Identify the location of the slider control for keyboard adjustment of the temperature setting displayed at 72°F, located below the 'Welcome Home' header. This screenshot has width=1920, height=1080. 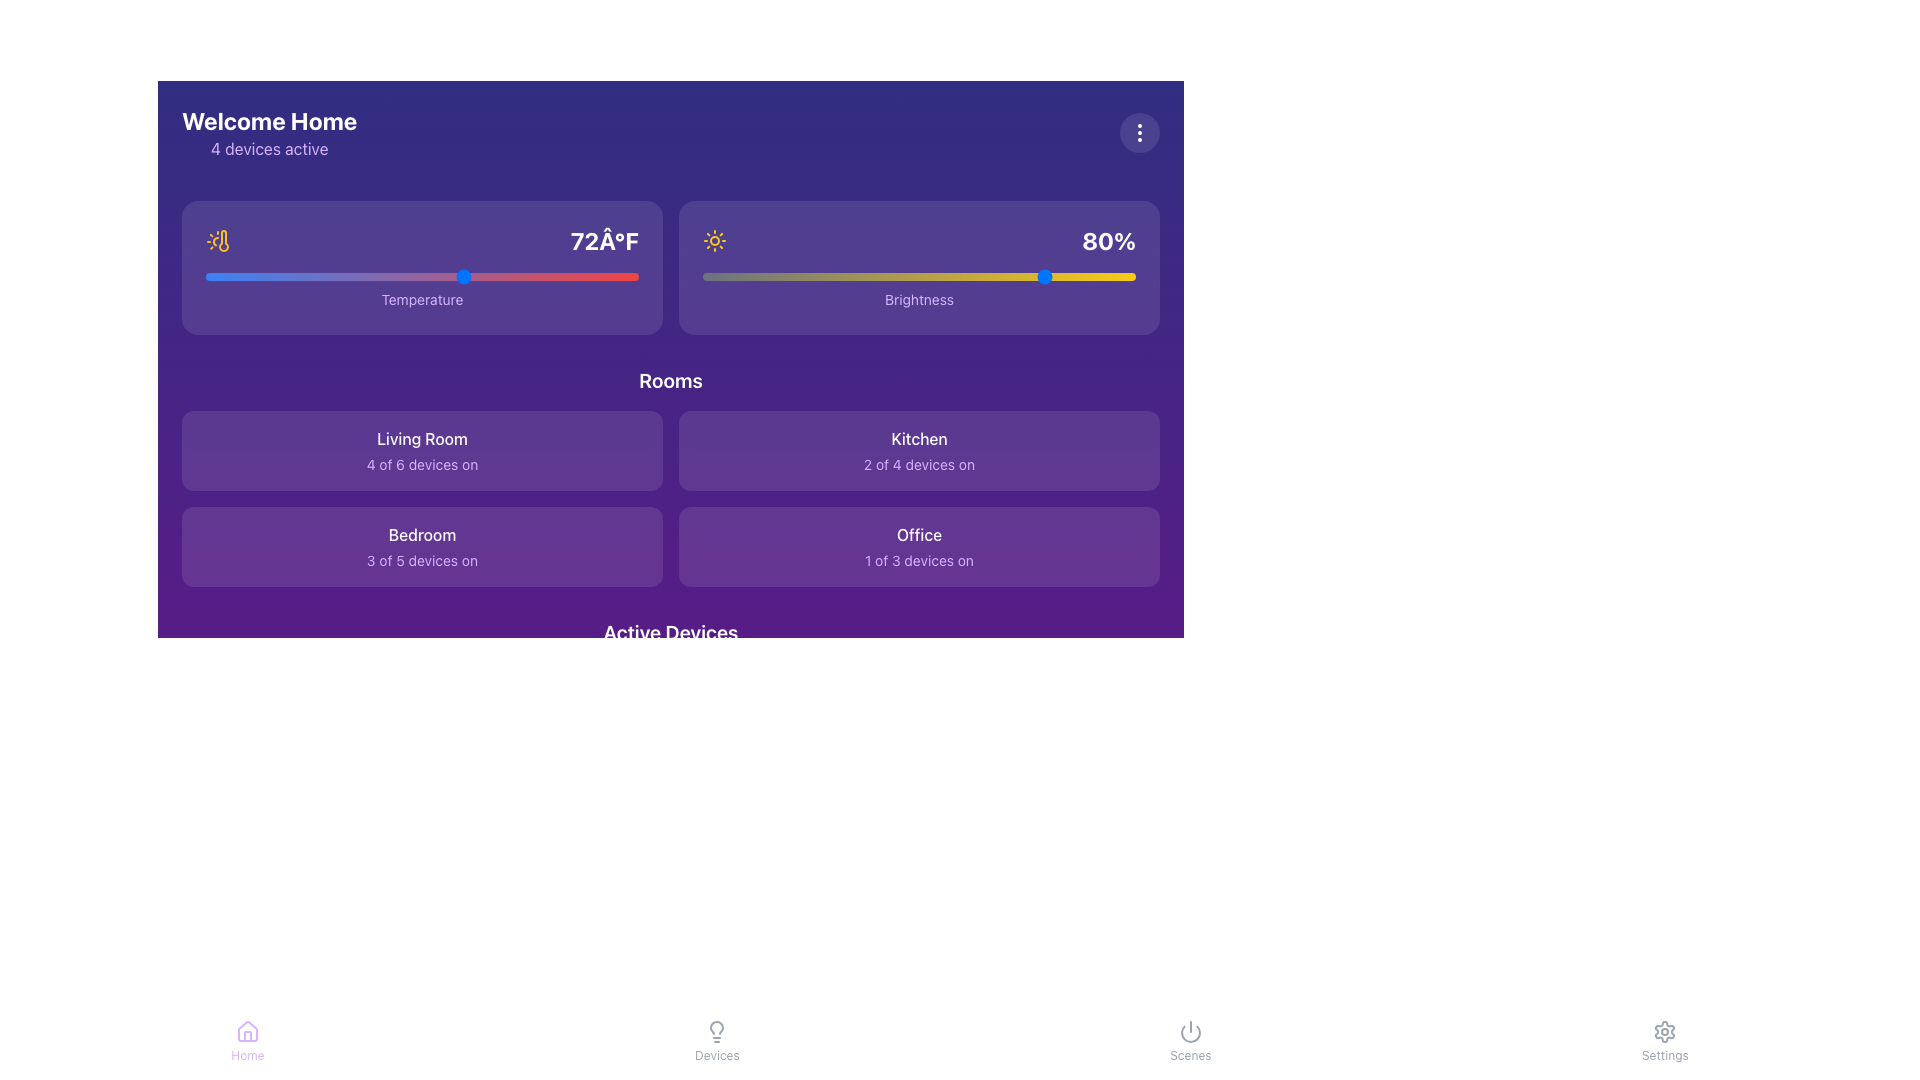
(421, 266).